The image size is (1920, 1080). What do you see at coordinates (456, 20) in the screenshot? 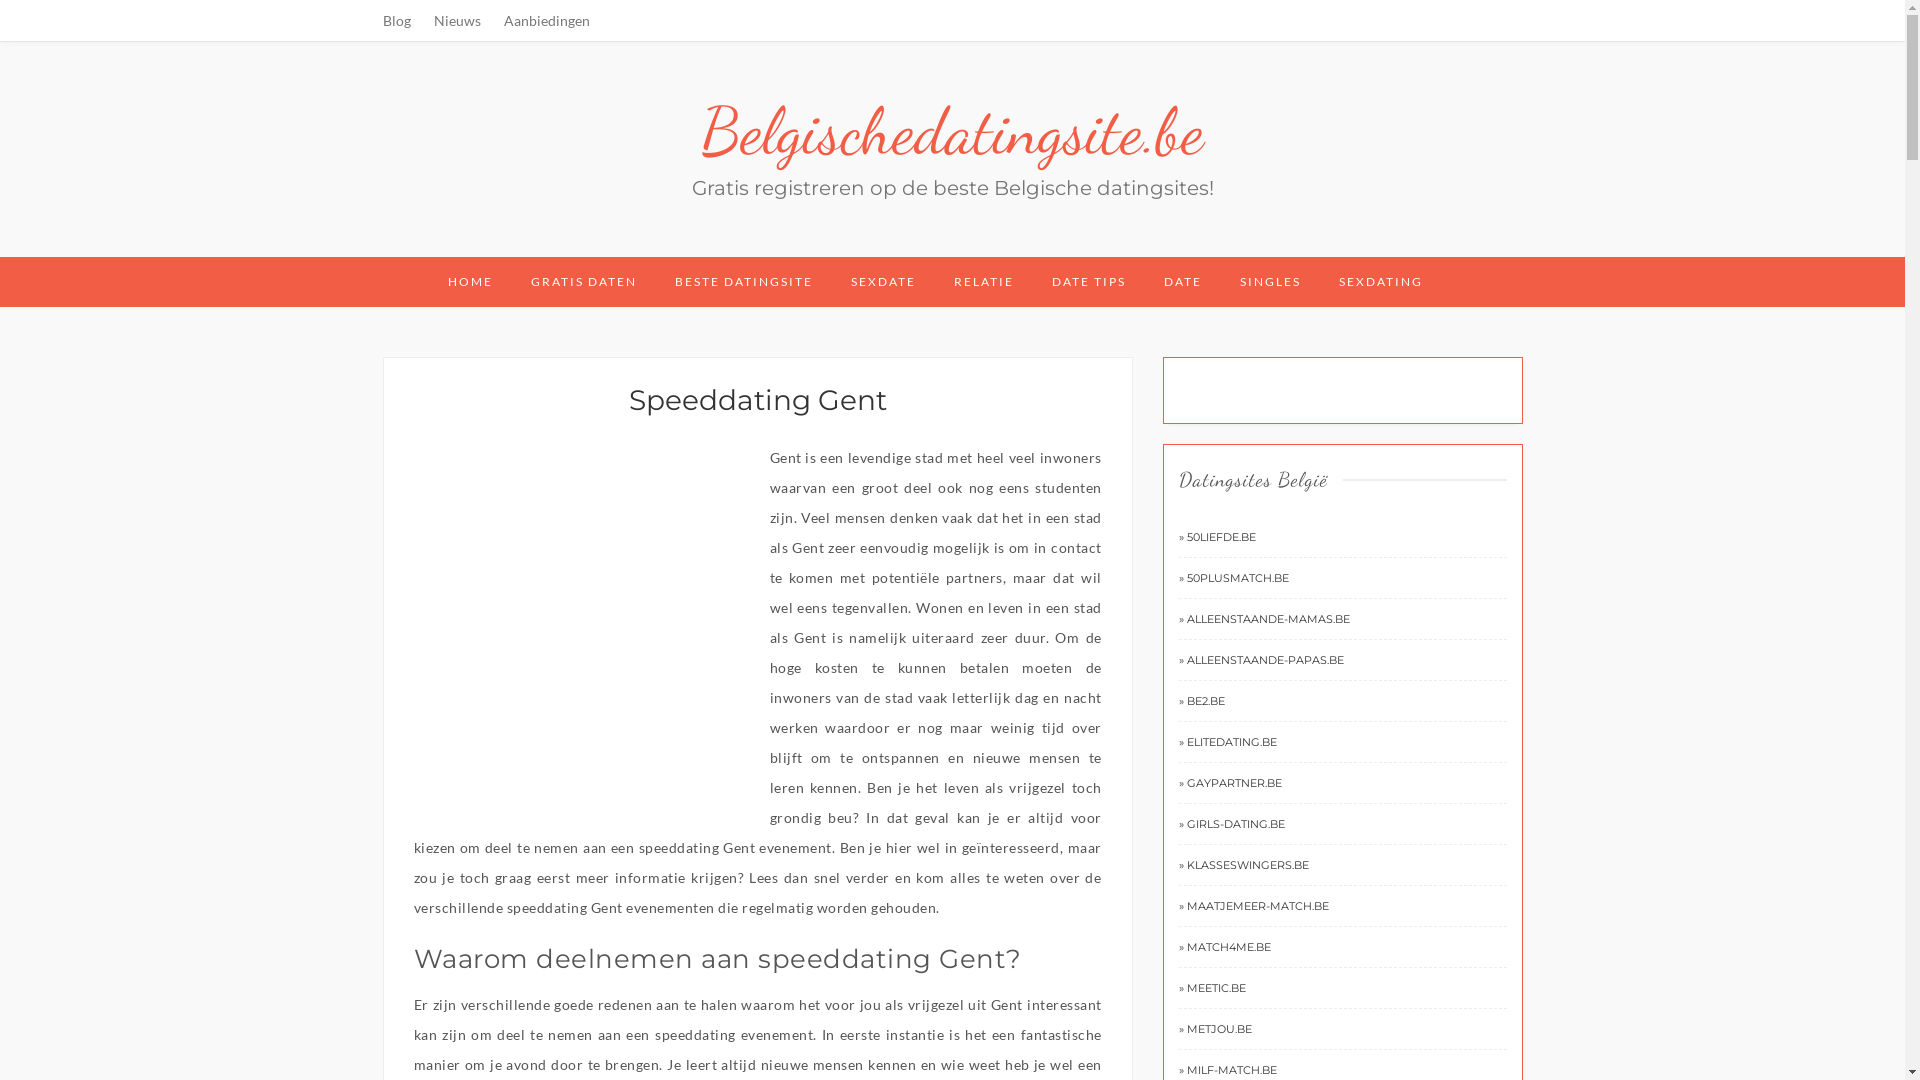
I see `'Nieuws'` at bounding box center [456, 20].